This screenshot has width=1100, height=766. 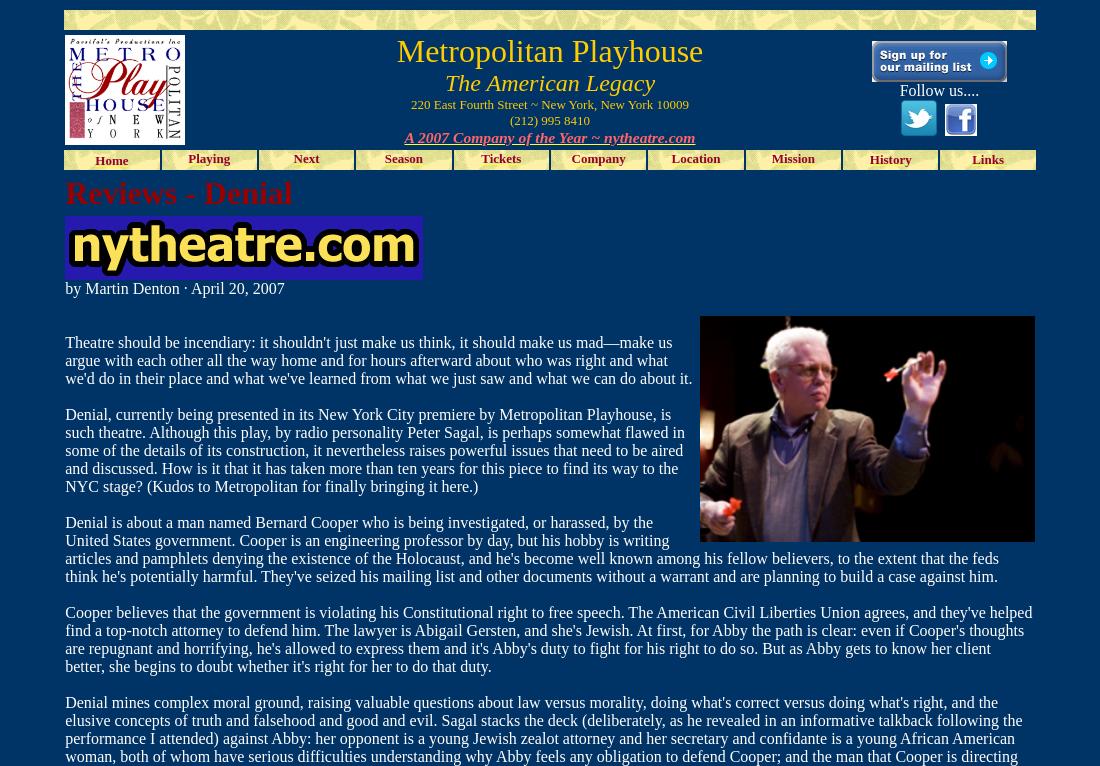 I want to click on 'The American
Legacy', so click(x=549, y=82).